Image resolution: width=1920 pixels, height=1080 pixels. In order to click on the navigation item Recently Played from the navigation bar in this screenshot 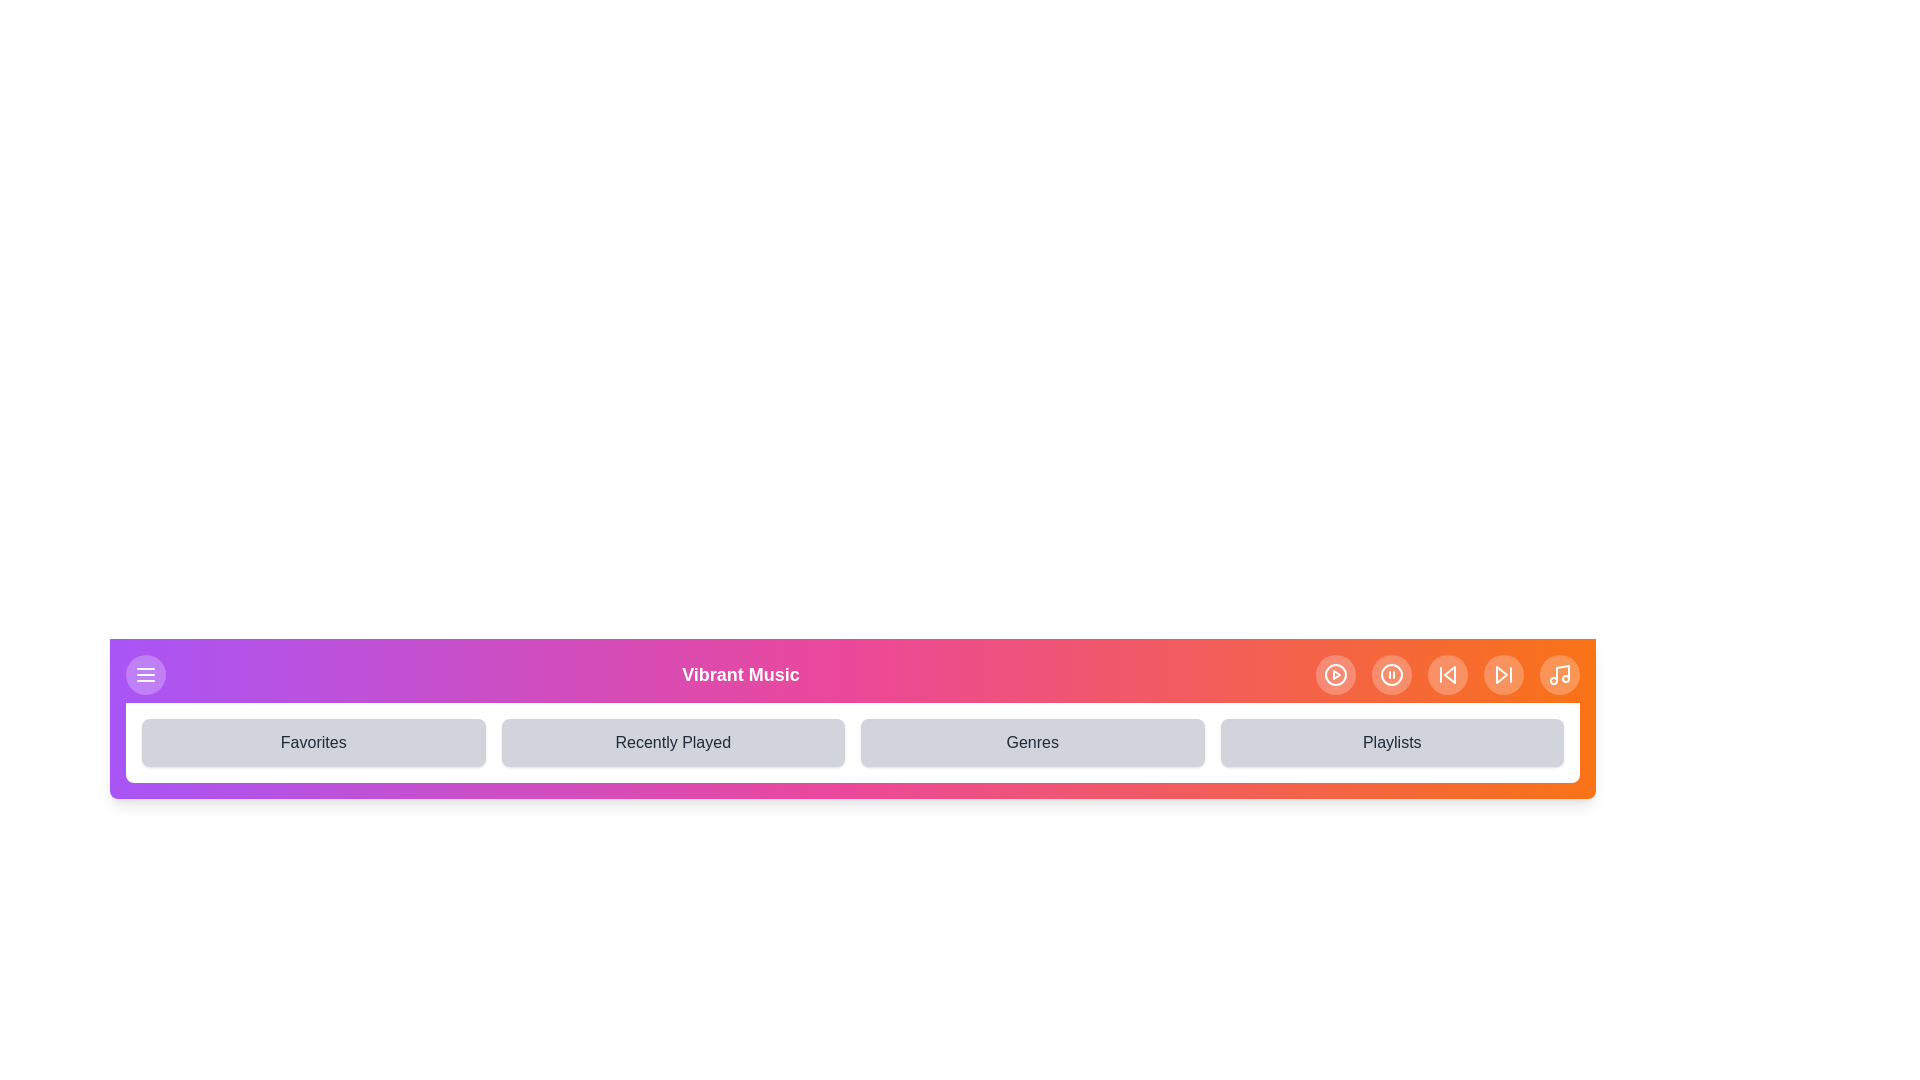, I will do `click(673, 743)`.